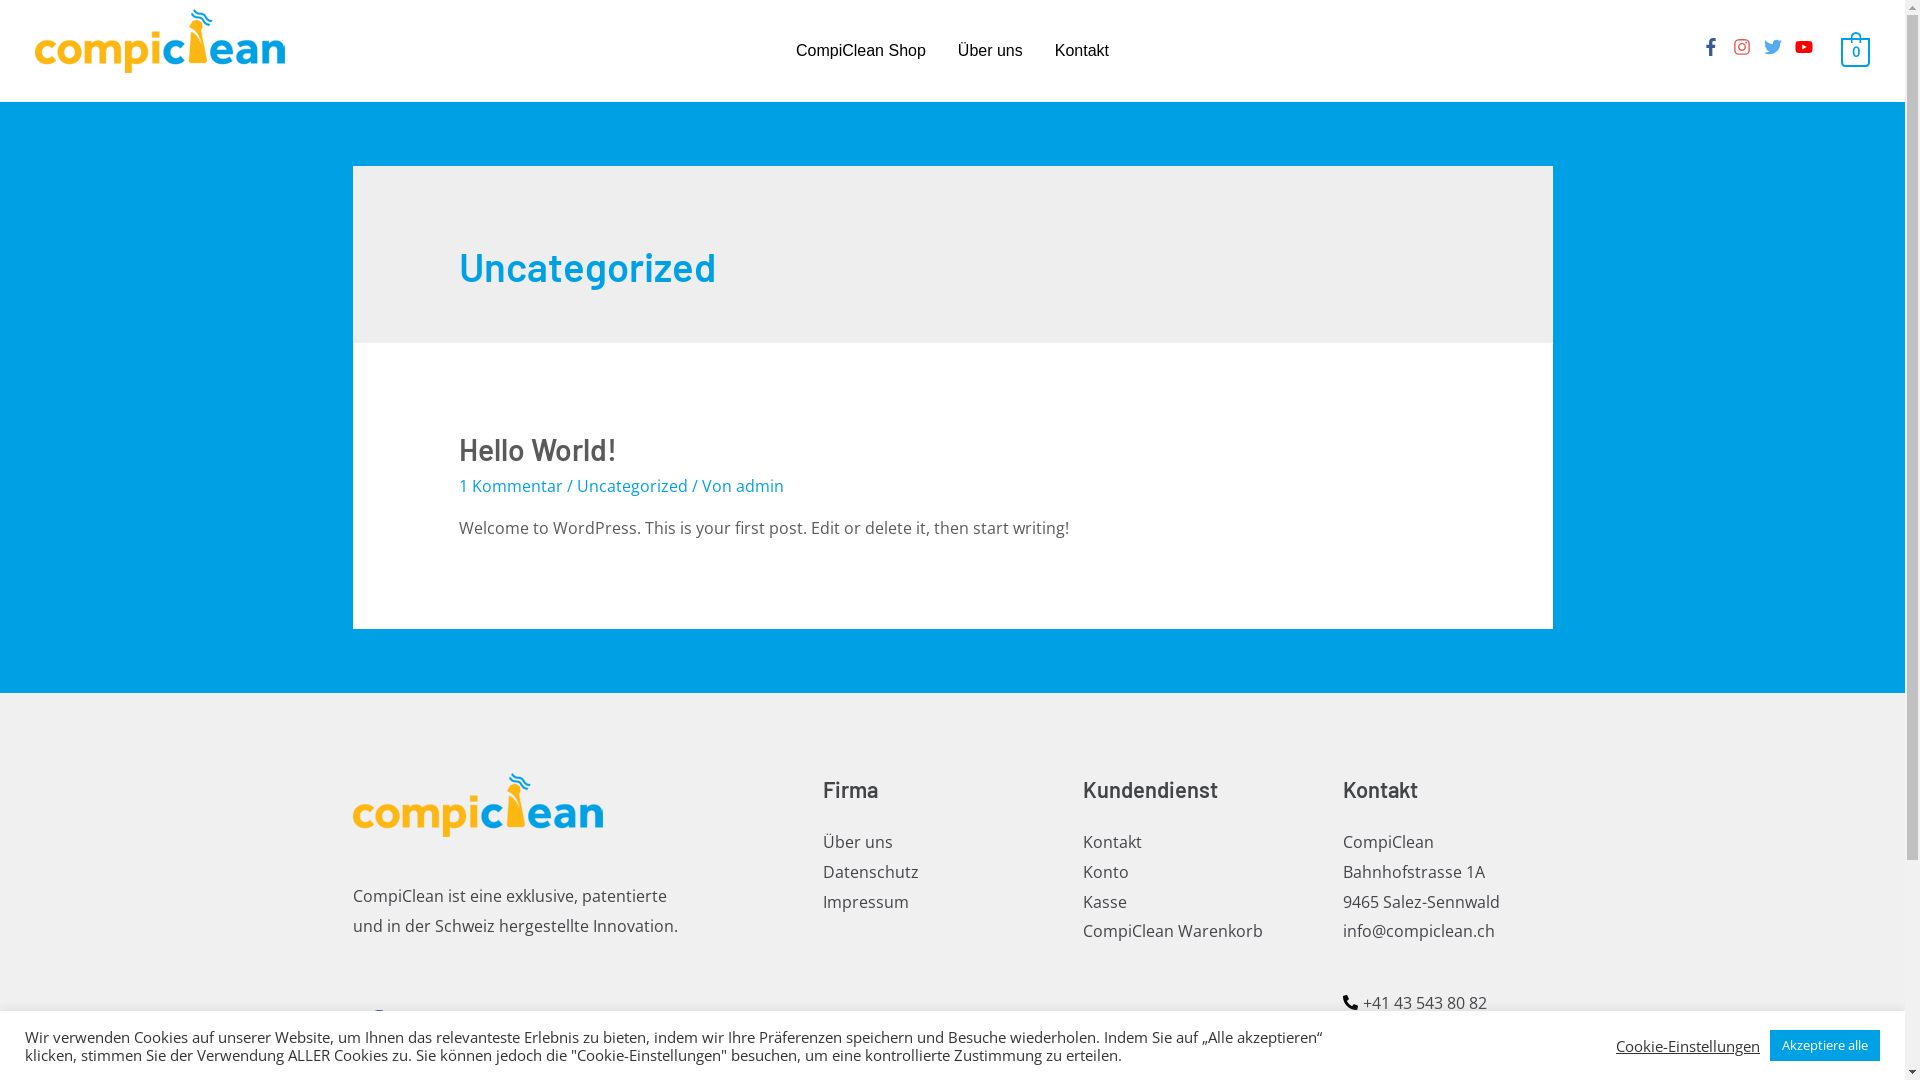 The image size is (1920, 1080). What do you see at coordinates (1103, 870) in the screenshot?
I see `'Konto'` at bounding box center [1103, 870].